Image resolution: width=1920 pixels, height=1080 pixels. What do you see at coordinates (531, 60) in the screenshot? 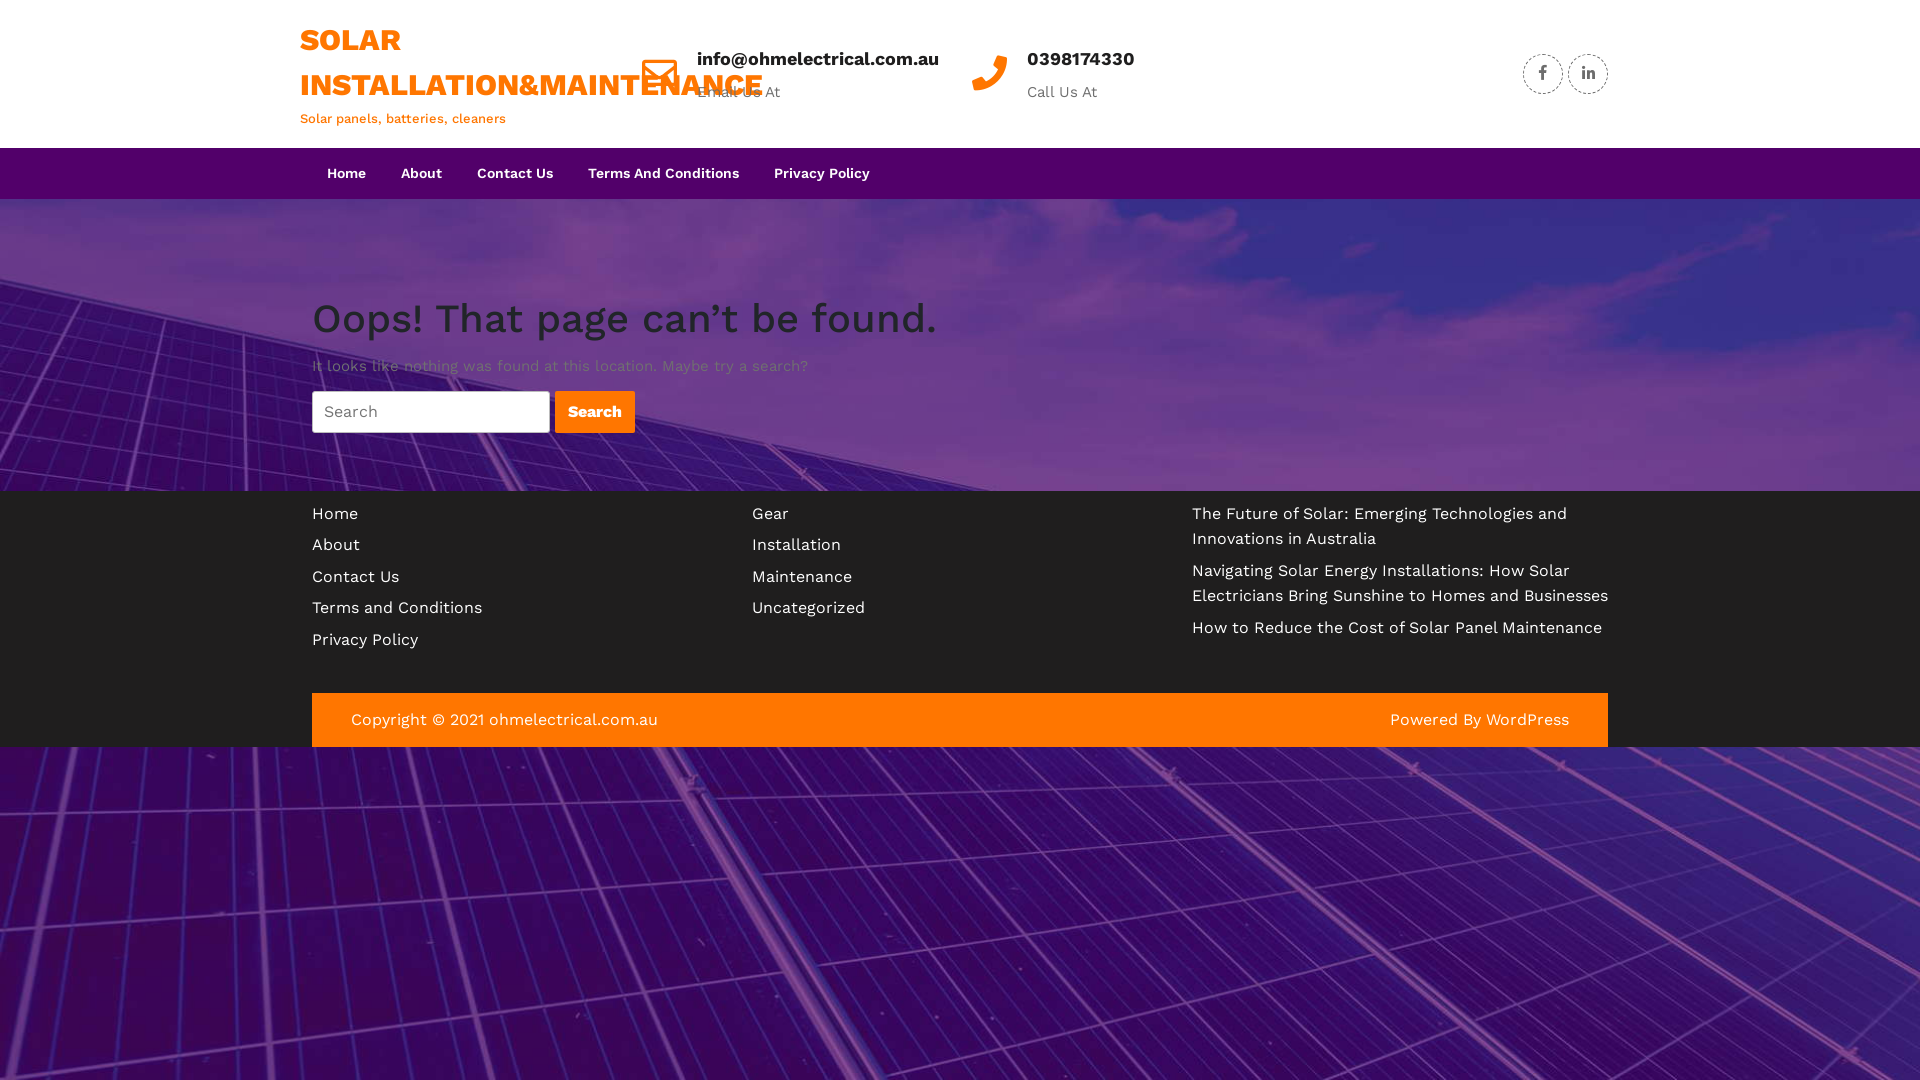
I see `'SOLAR INSTALLATION&MAINTENANCE'` at bounding box center [531, 60].